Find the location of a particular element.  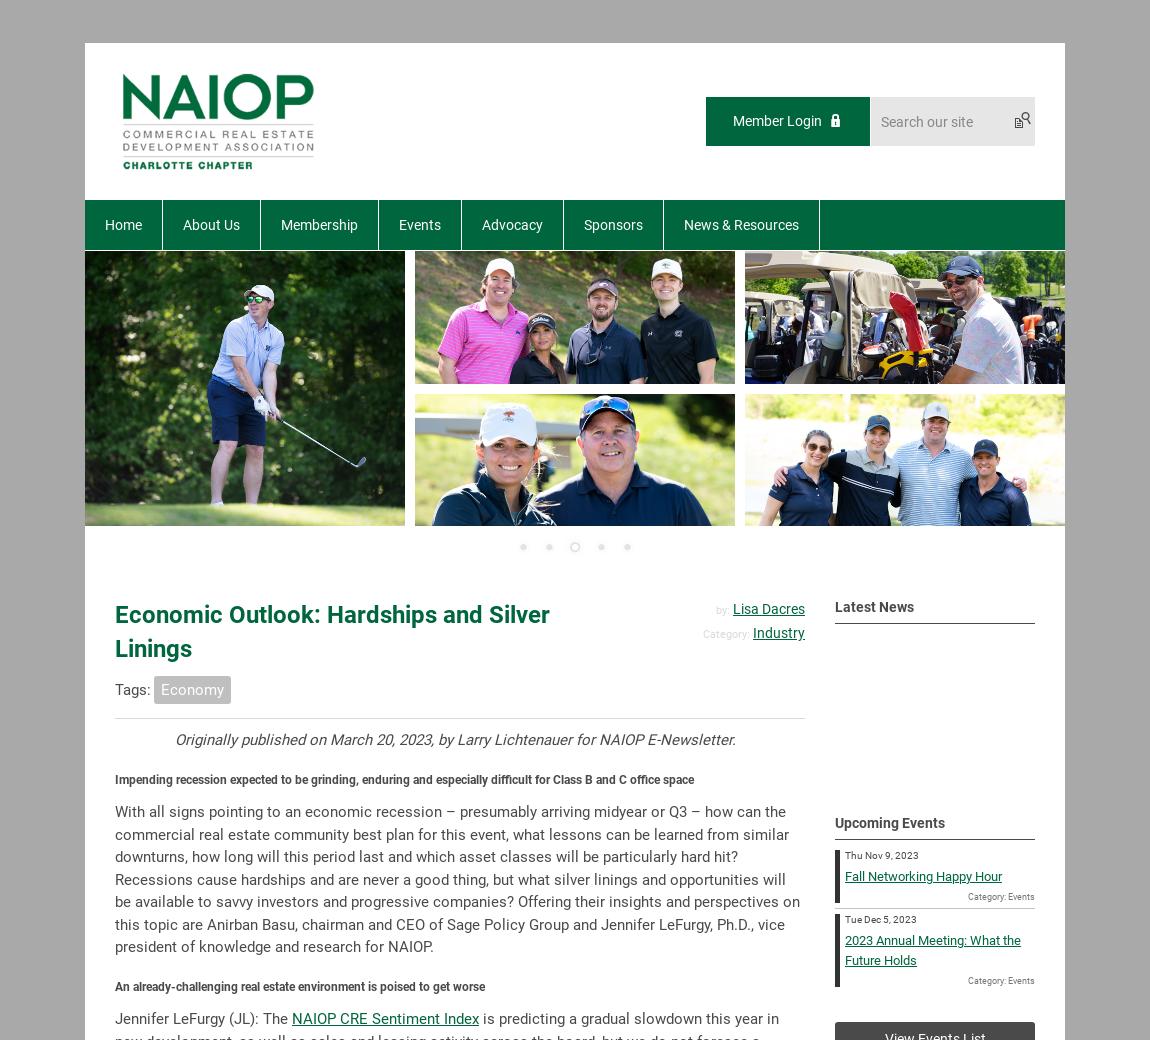

'Lisa Dacres' is located at coordinates (768, 606).